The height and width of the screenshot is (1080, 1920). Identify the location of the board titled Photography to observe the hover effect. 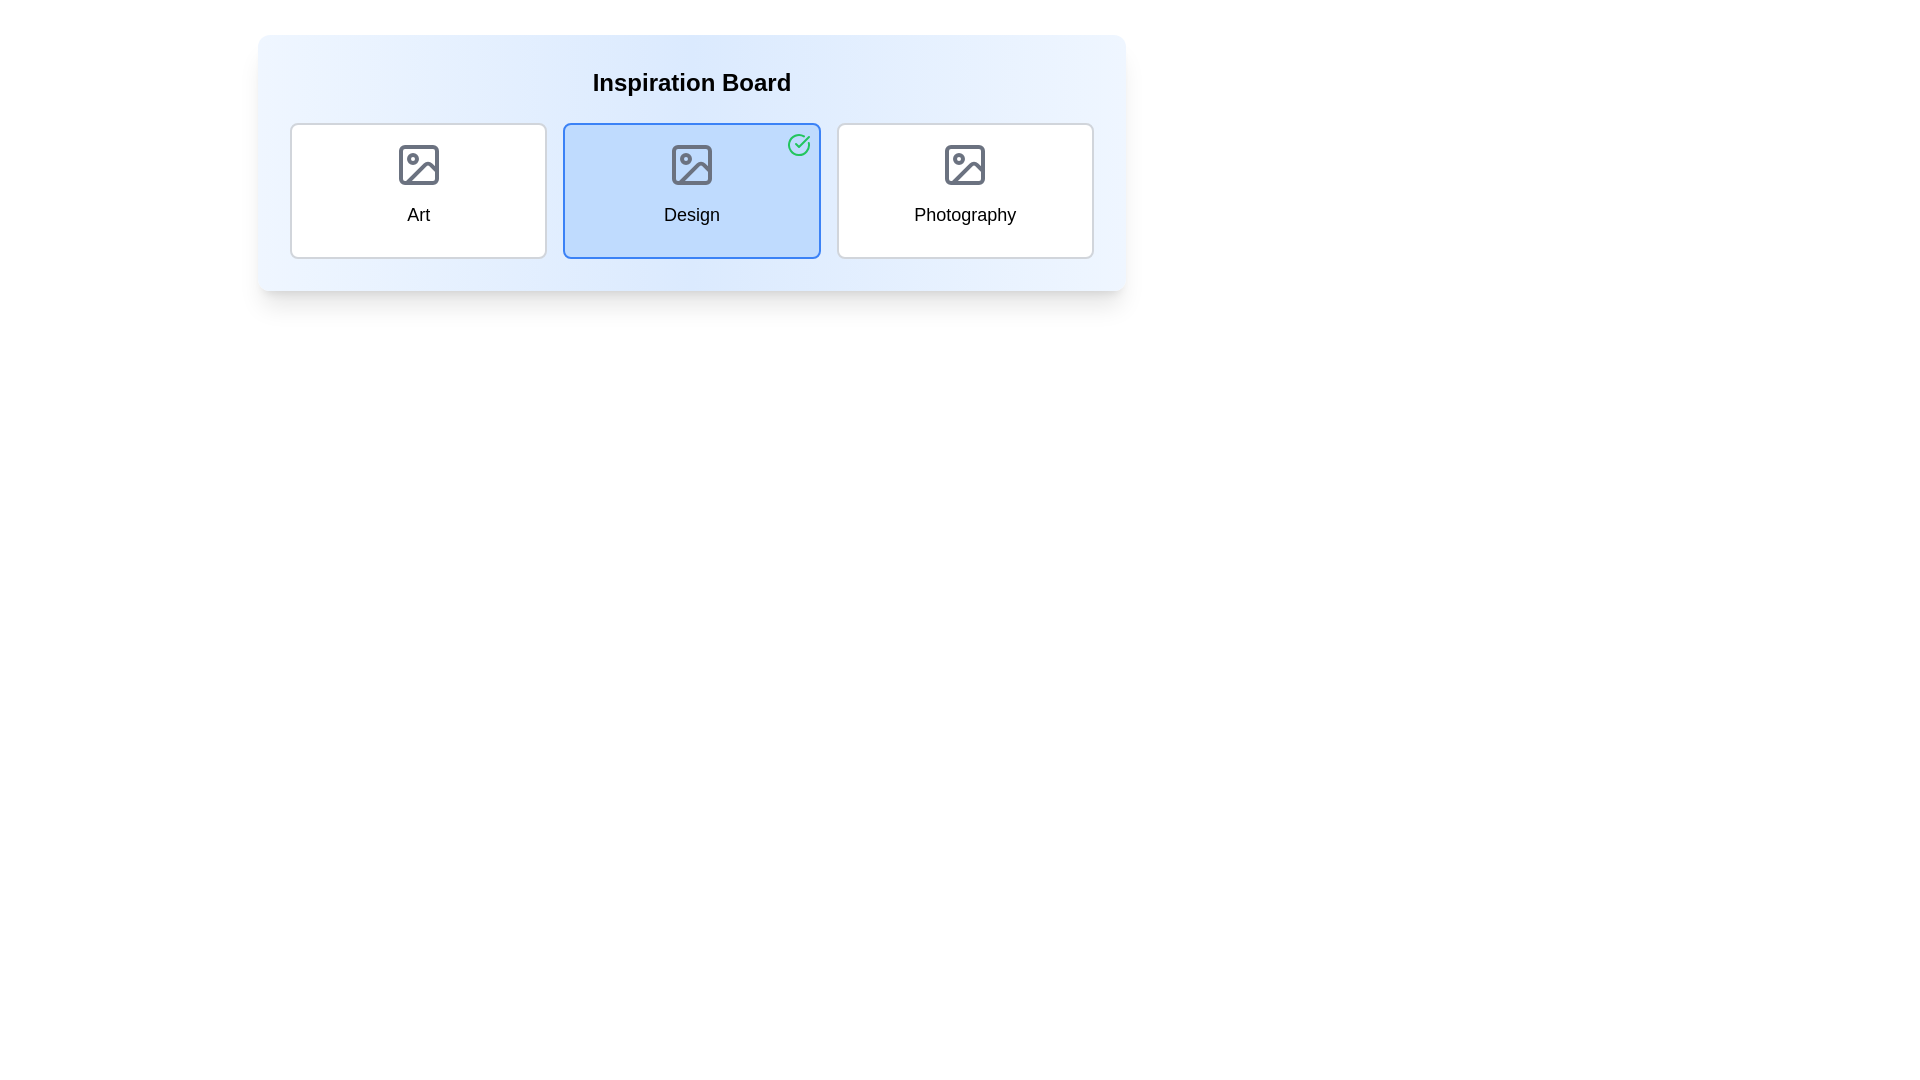
(965, 191).